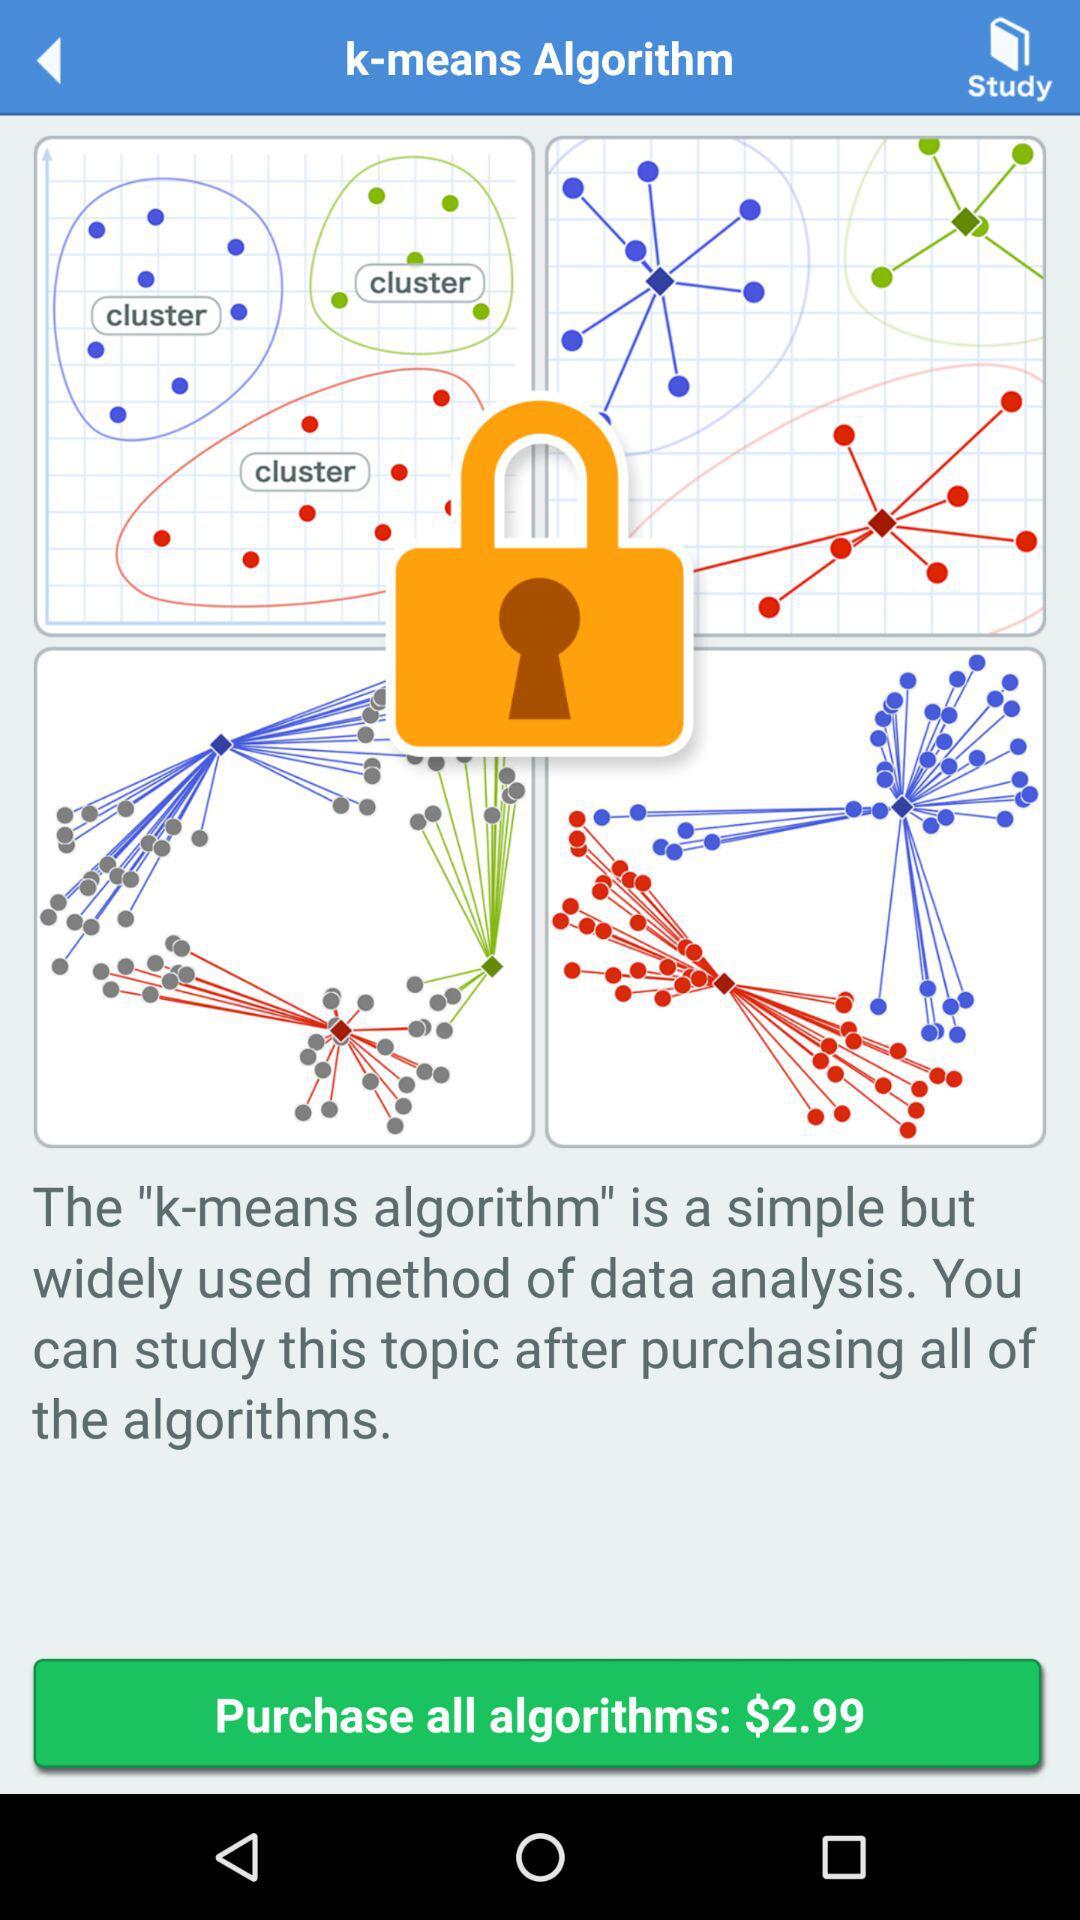 The width and height of the screenshot is (1080, 1920). Describe the element at coordinates (68, 56) in the screenshot. I see `go back` at that location.